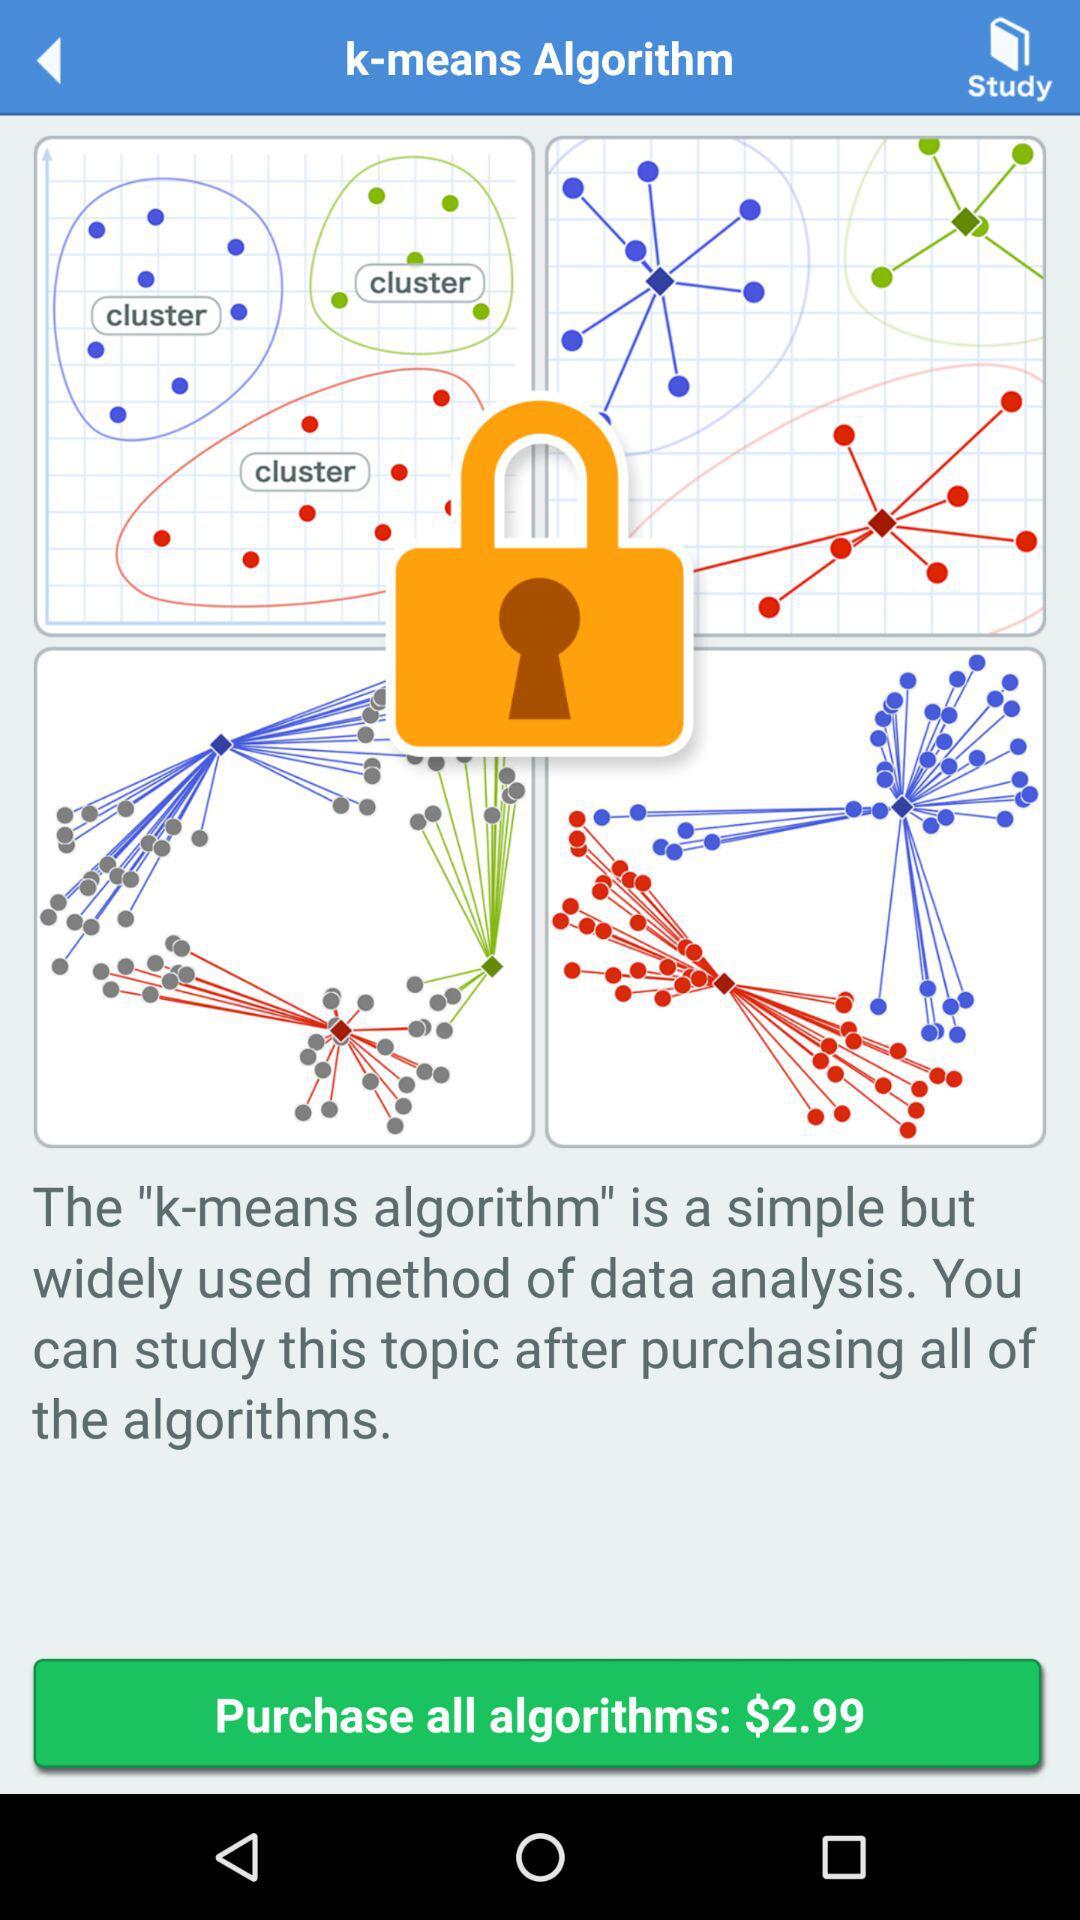 The width and height of the screenshot is (1080, 1920). Describe the element at coordinates (68, 56) in the screenshot. I see `go back` at that location.